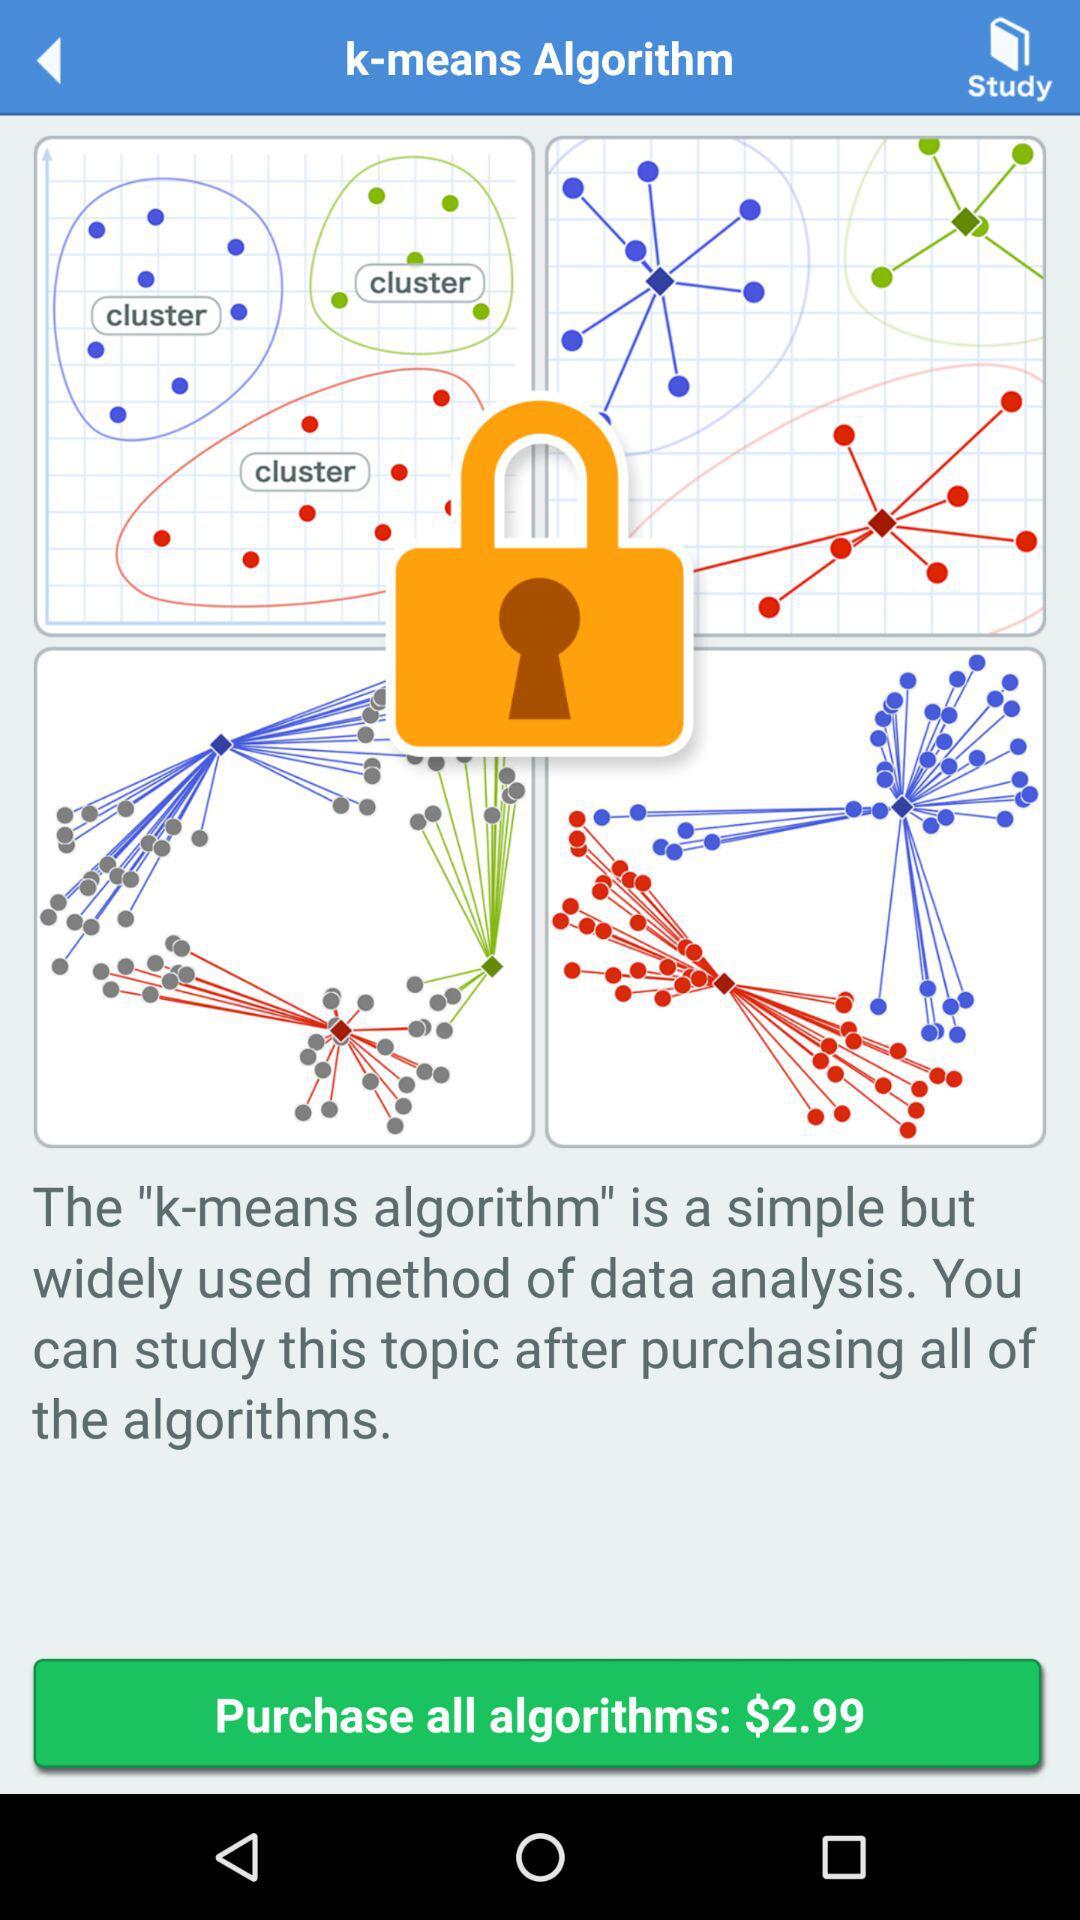 The width and height of the screenshot is (1080, 1920). Describe the element at coordinates (68, 56) in the screenshot. I see `go back` at that location.